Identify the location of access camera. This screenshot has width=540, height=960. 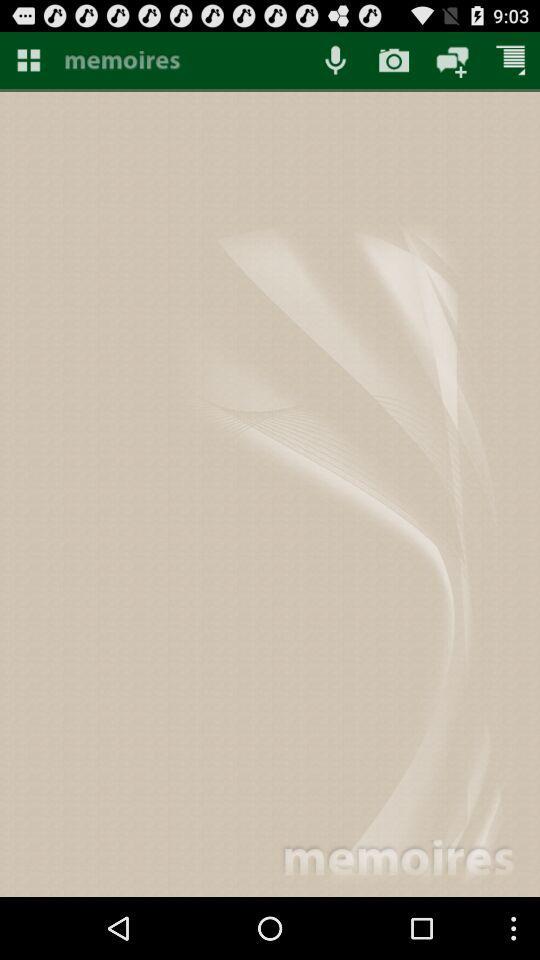
(394, 59).